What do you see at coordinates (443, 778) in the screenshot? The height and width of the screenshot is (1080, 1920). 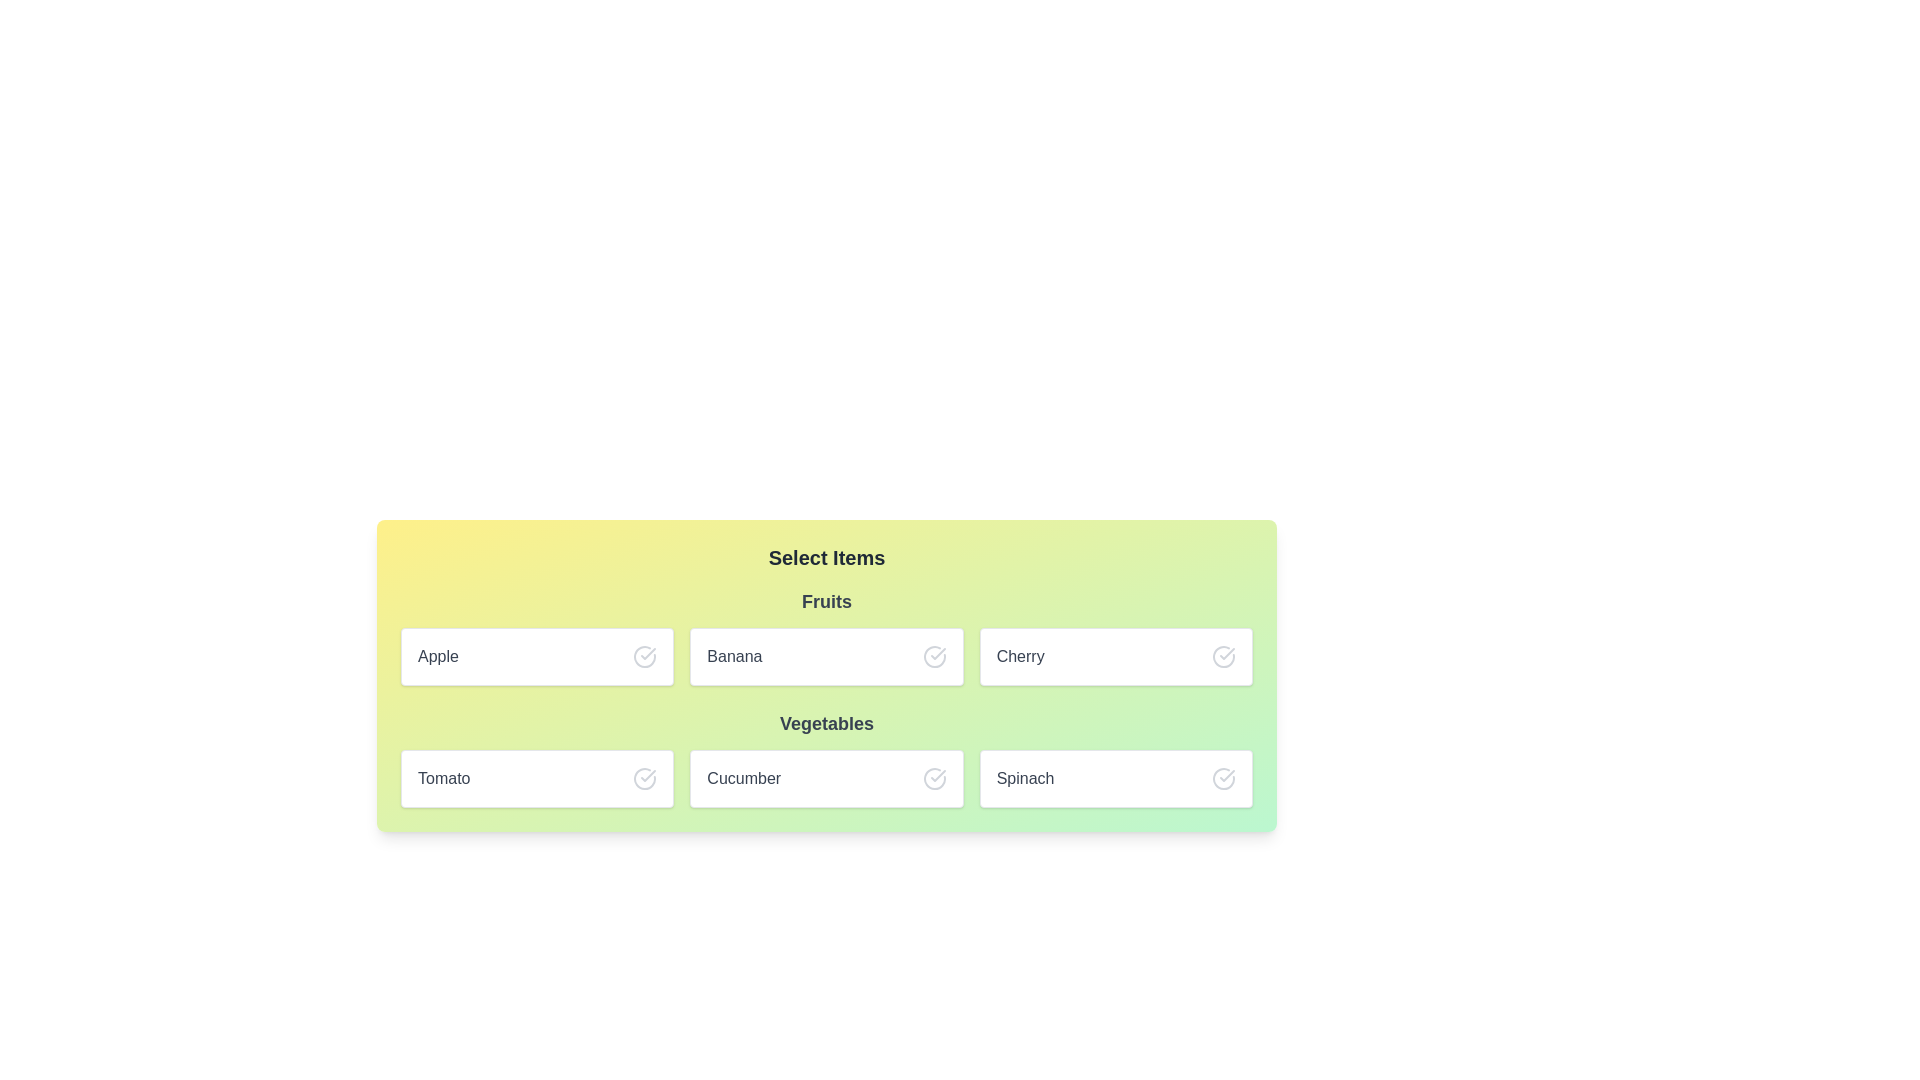 I see `'Tomato' text label located in the bottom-left card of a two-by-three grid, centered inside a rectangular white card with rounded corners and a shadow` at bounding box center [443, 778].